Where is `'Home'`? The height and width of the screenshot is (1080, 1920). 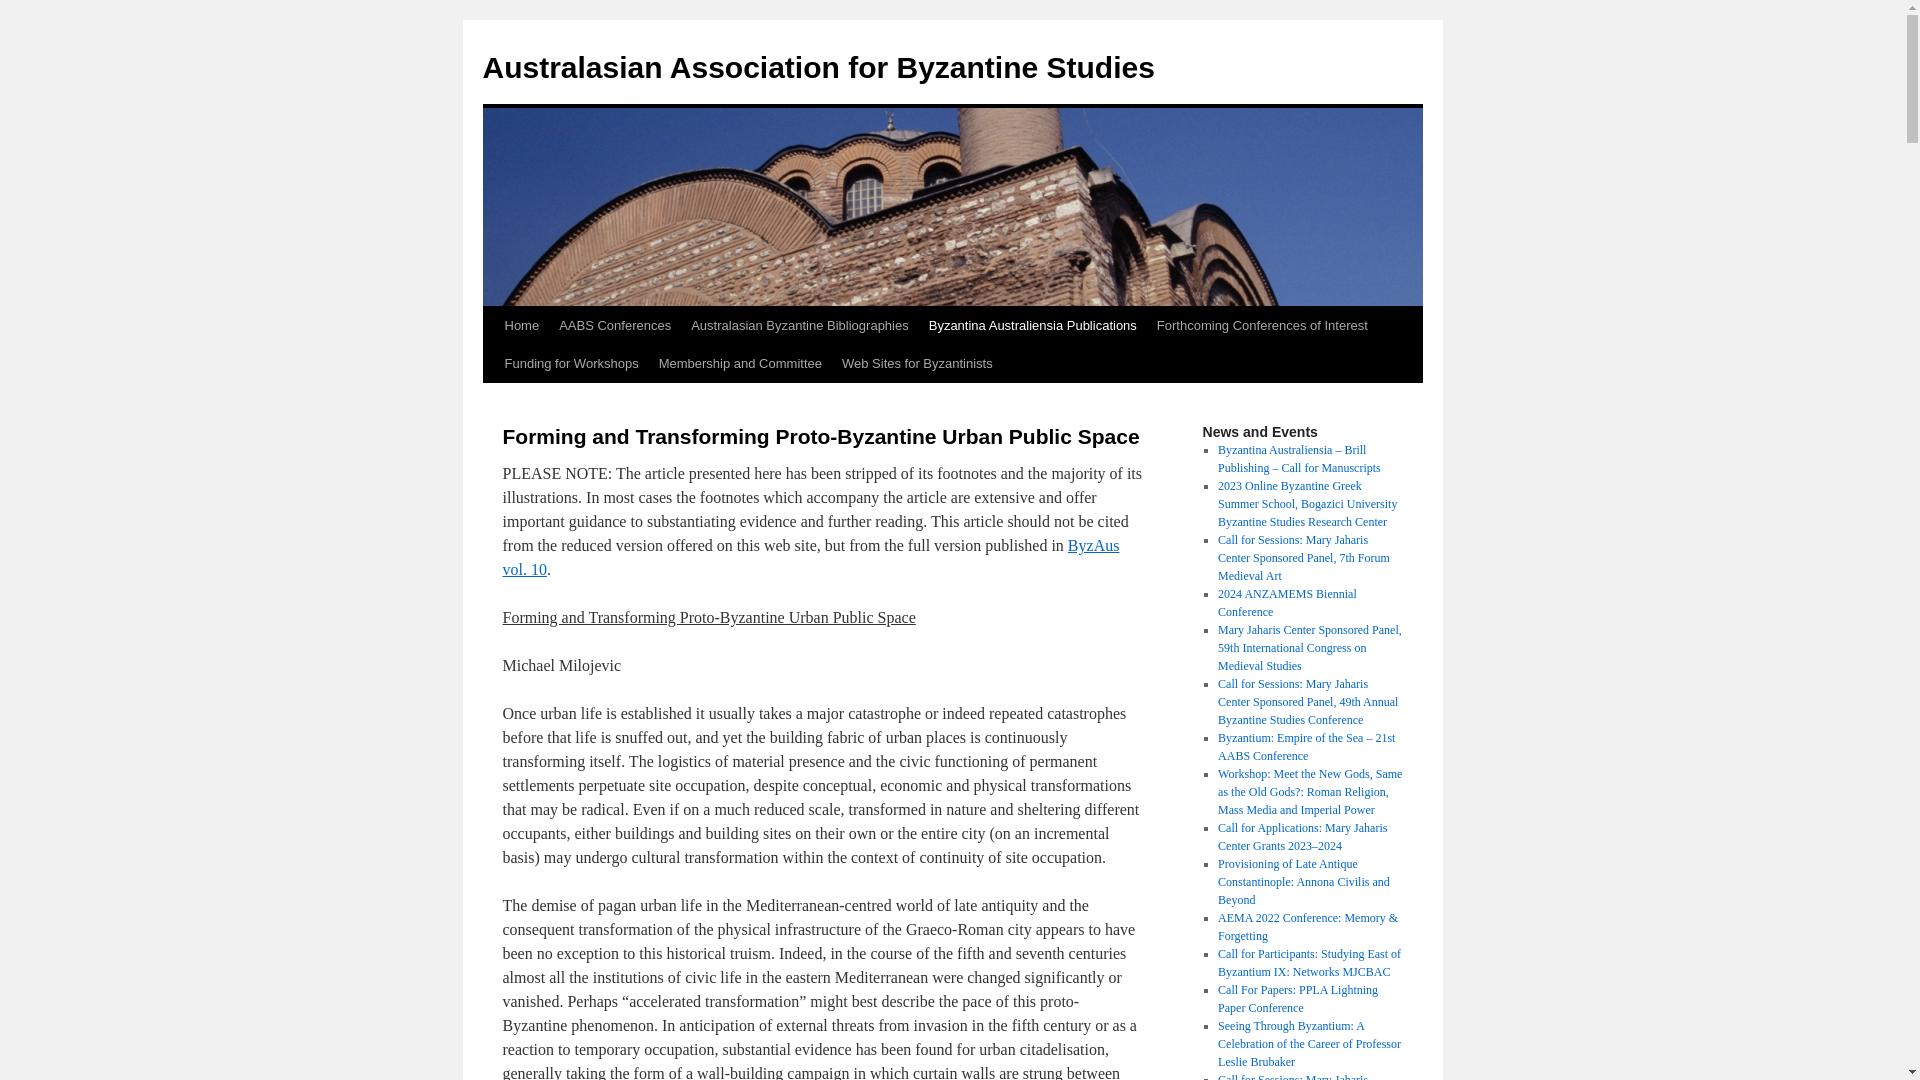
'Home' is located at coordinates (494, 325).